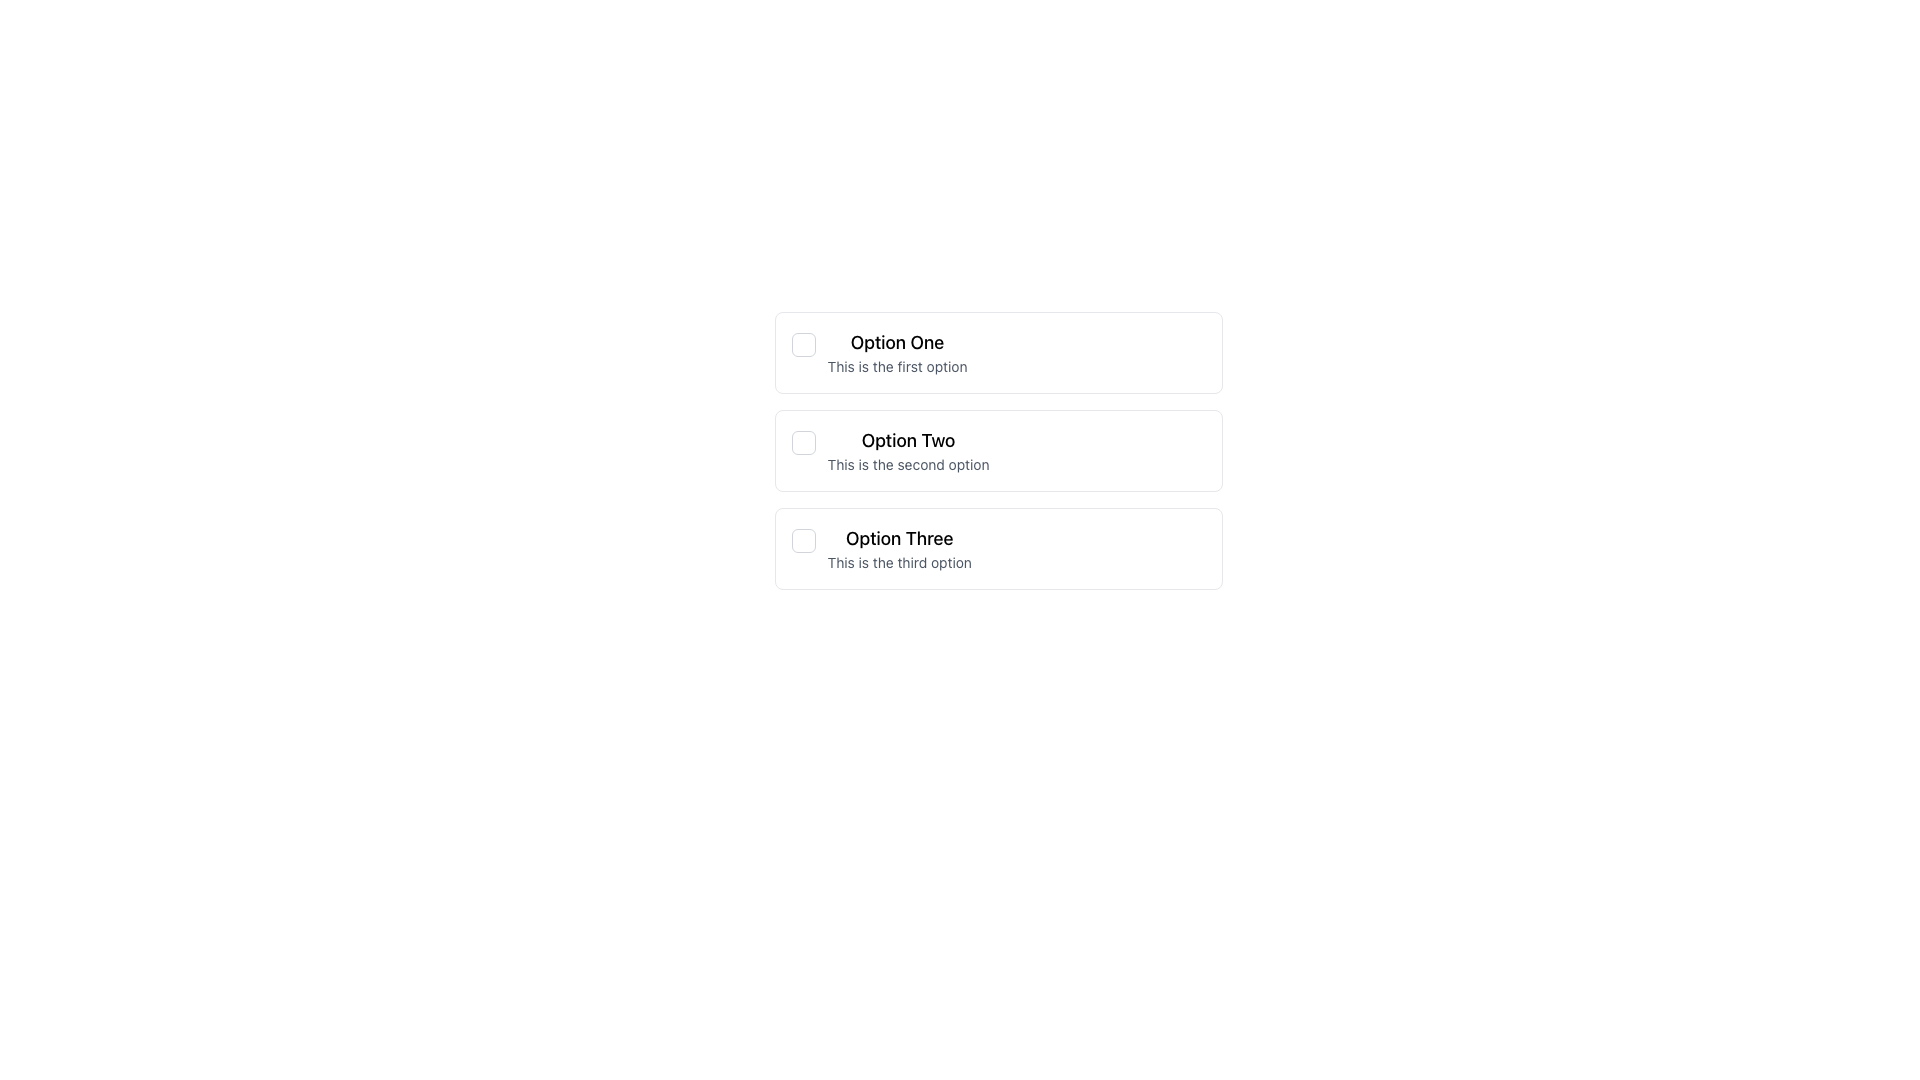 The height and width of the screenshot is (1080, 1920). I want to click on the text label reading 'This is the first option', which is styled with a light gray font and positioned under the header 'Option One', so click(896, 366).